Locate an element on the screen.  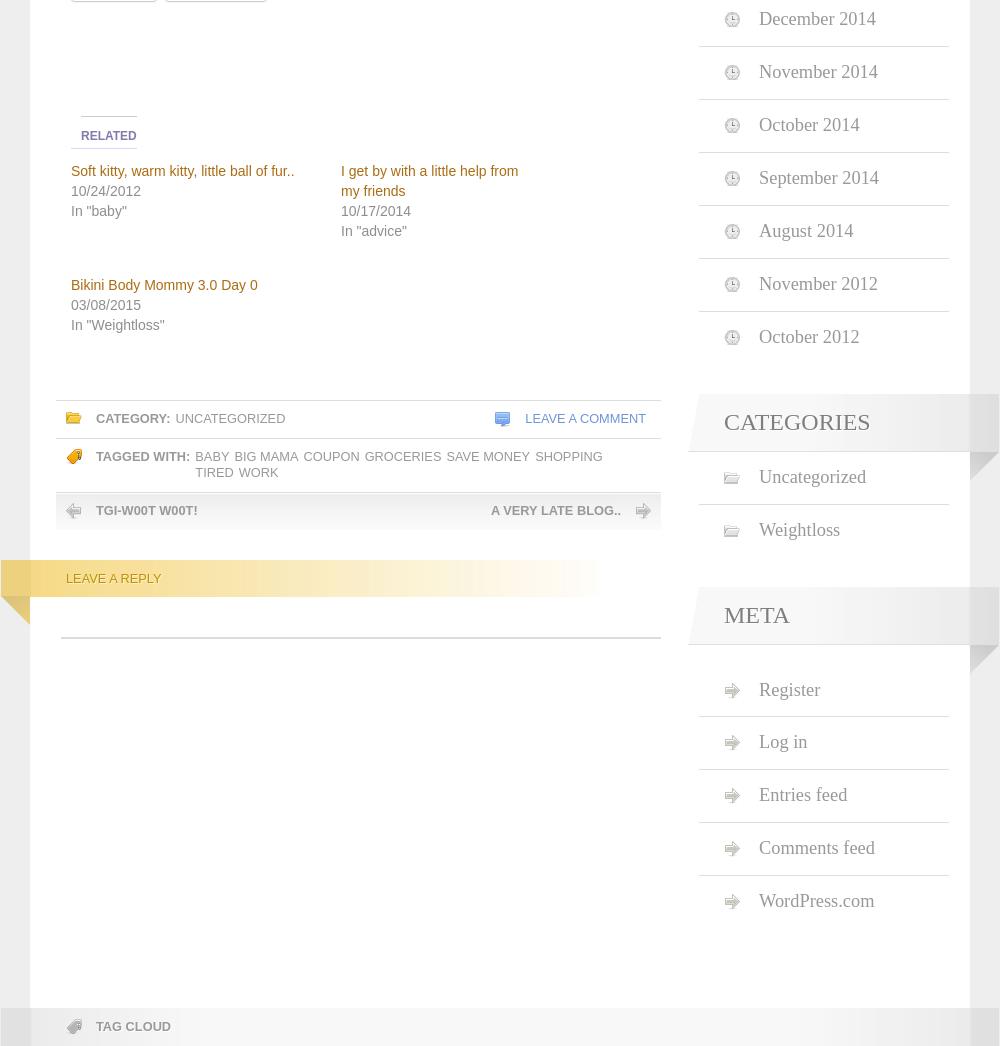
'September 2014' is located at coordinates (818, 178).